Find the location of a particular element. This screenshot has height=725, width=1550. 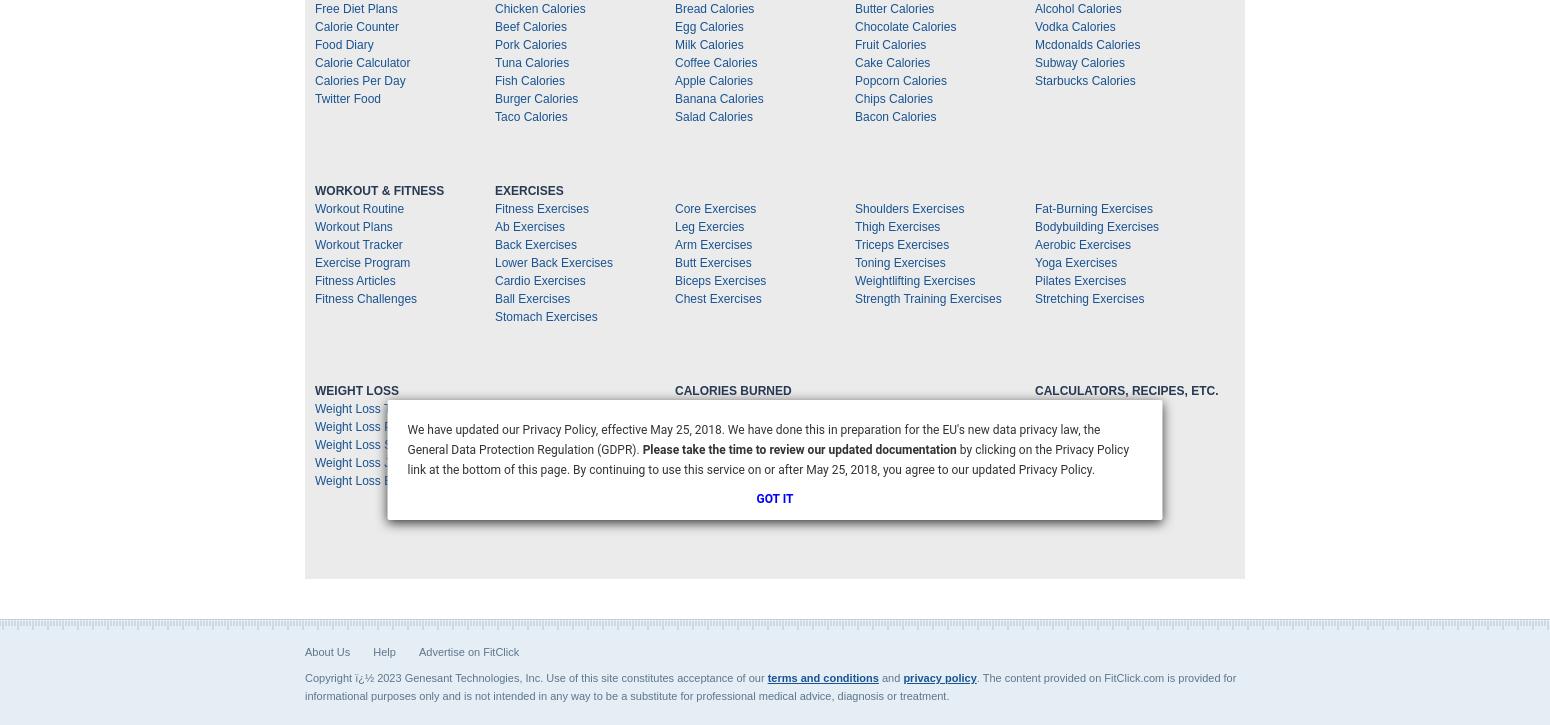

'Core Exercises' is located at coordinates (715, 208).